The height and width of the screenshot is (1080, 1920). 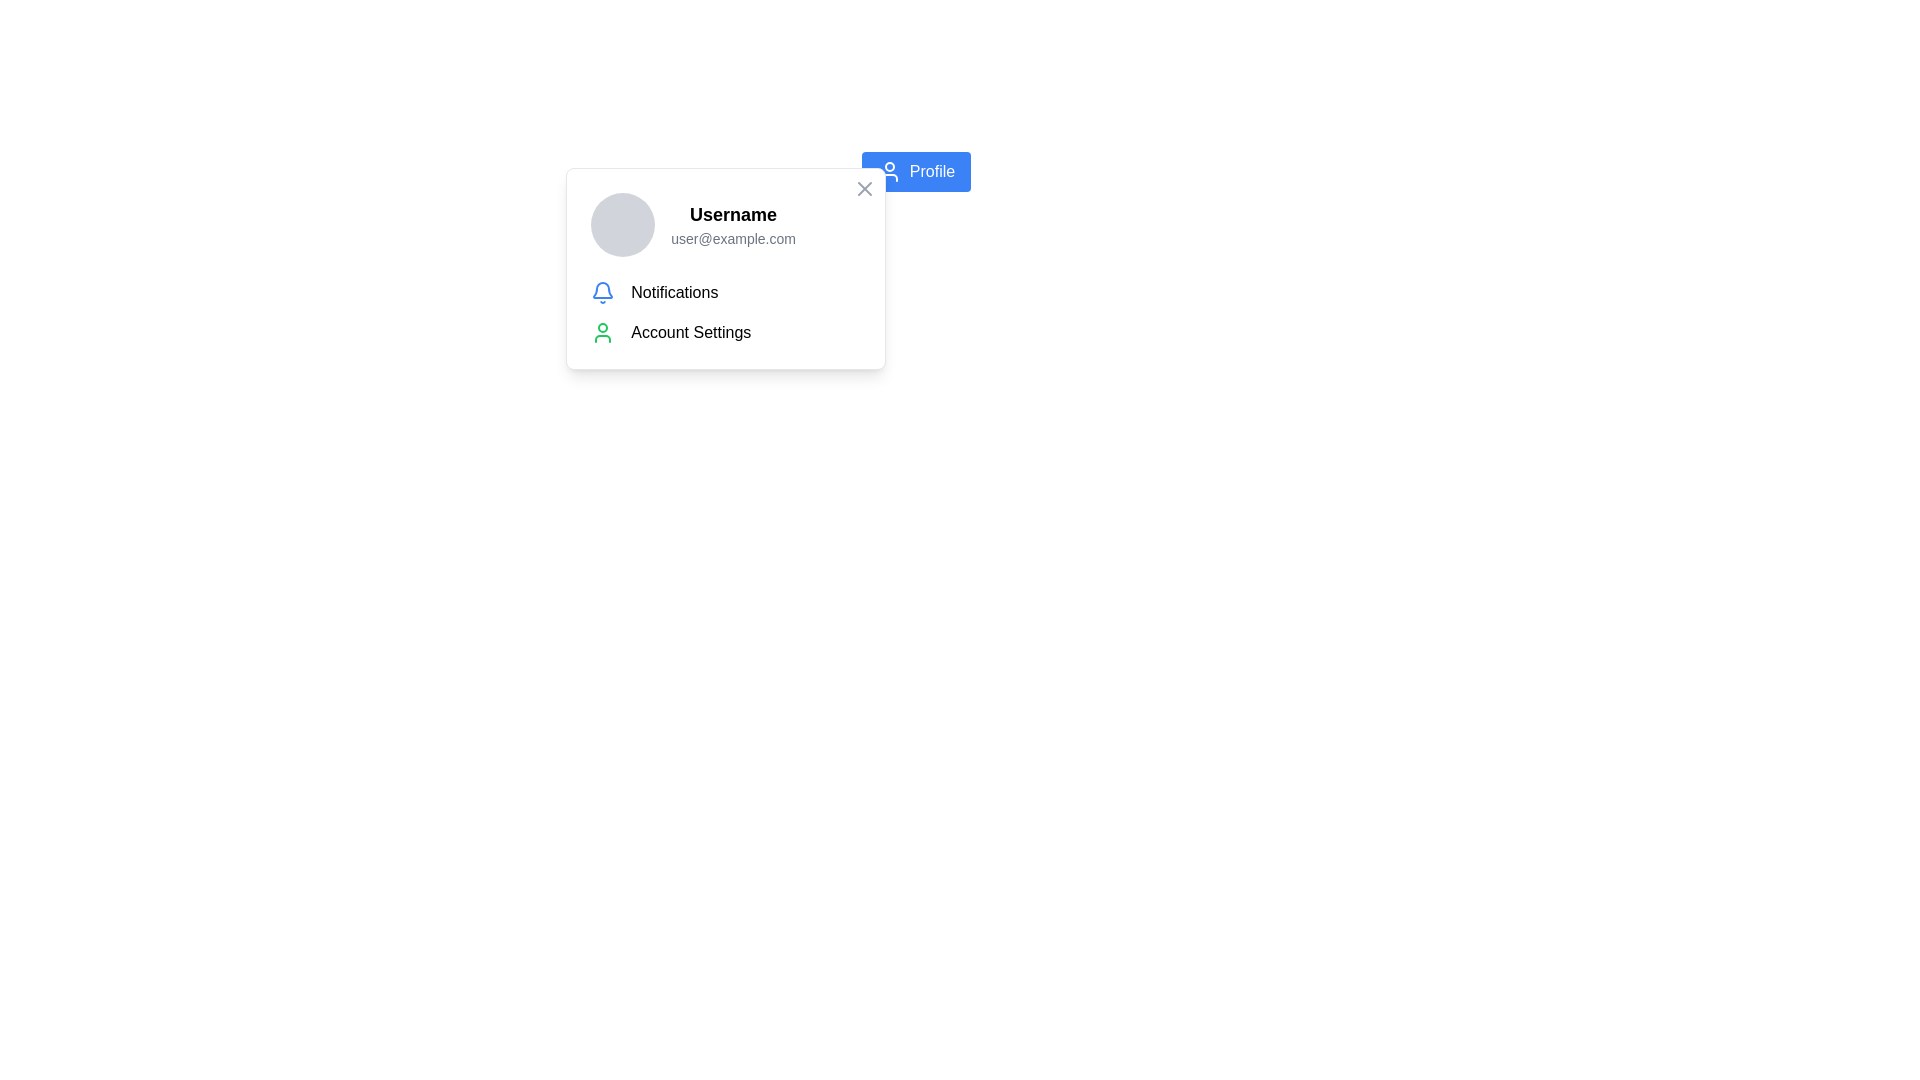 What do you see at coordinates (602, 293) in the screenshot?
I see `the blue bell icon representing notifications, located to the left of the 'Notifications' text in the dropdown panel beneath the main profile link` at bounding box center [602, 293].